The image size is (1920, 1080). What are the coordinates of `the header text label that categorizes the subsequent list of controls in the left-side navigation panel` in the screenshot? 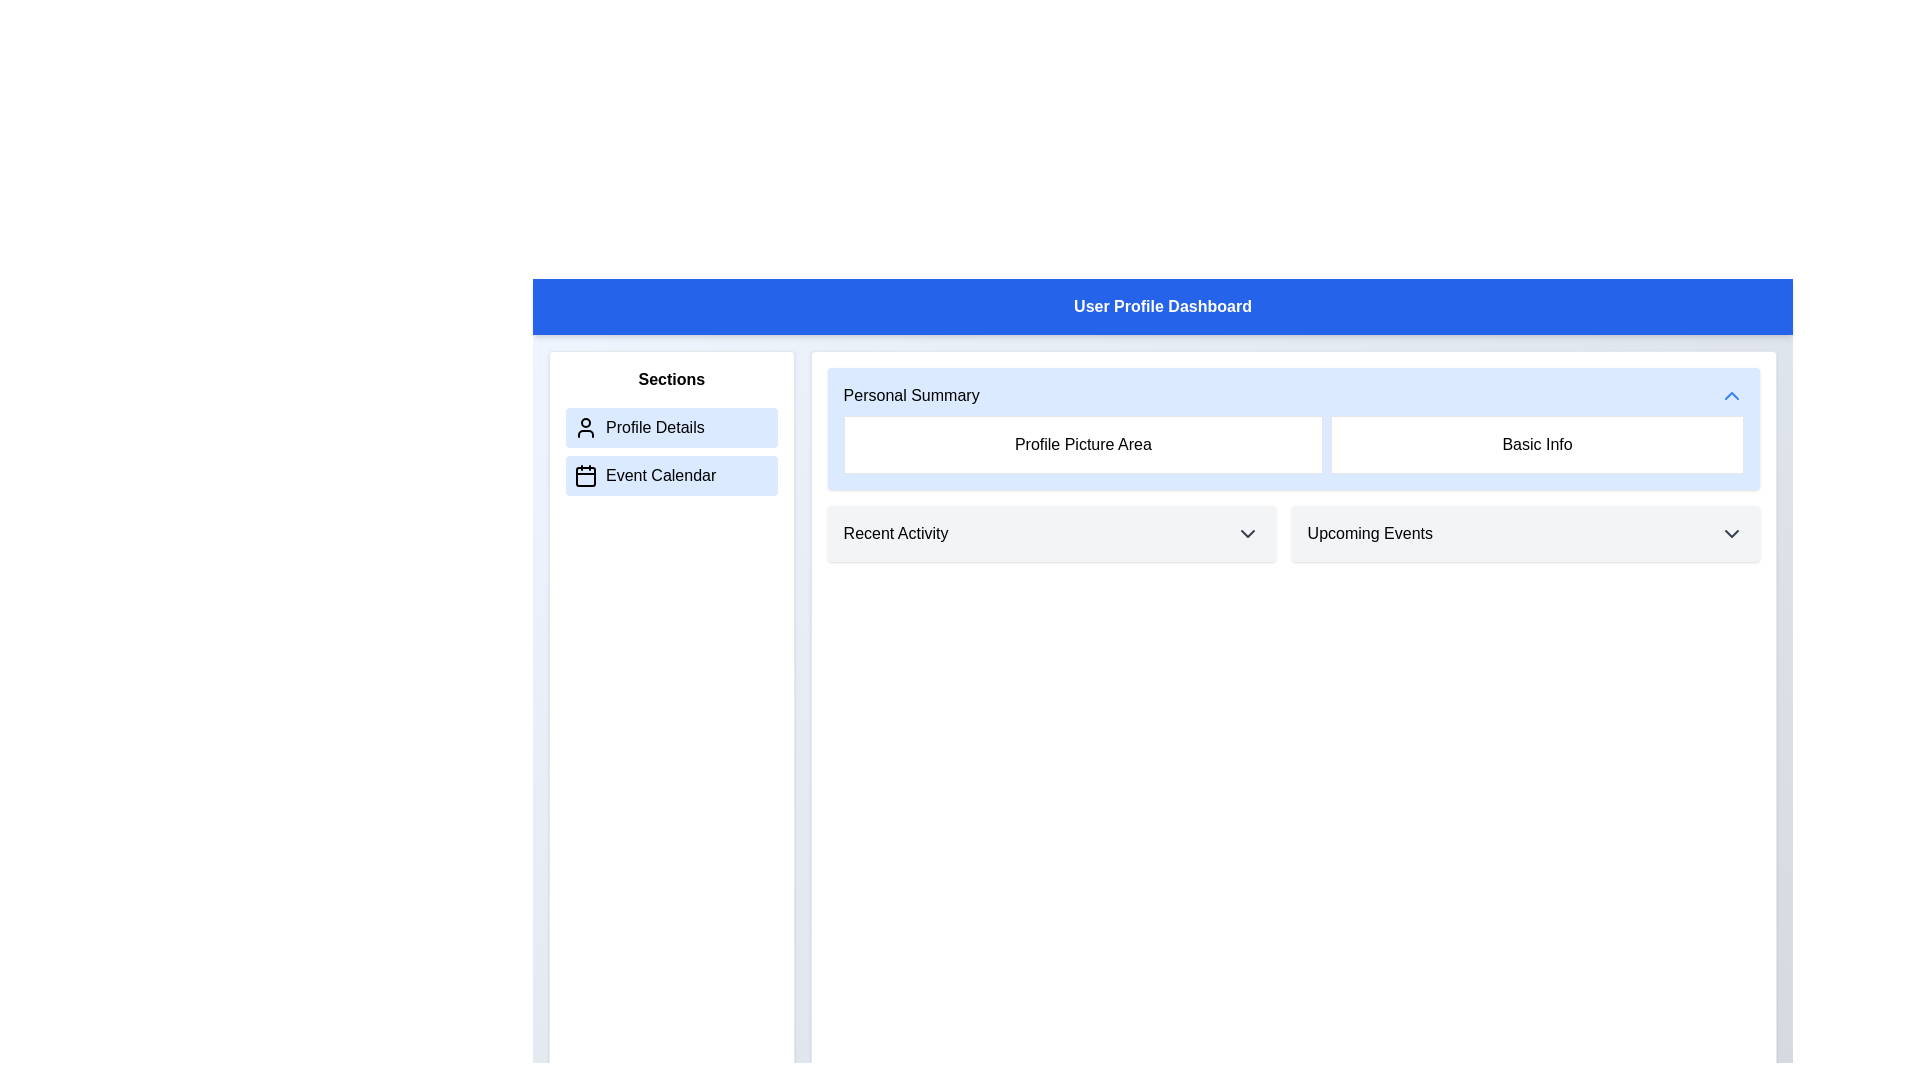 It's located at (671, 380).